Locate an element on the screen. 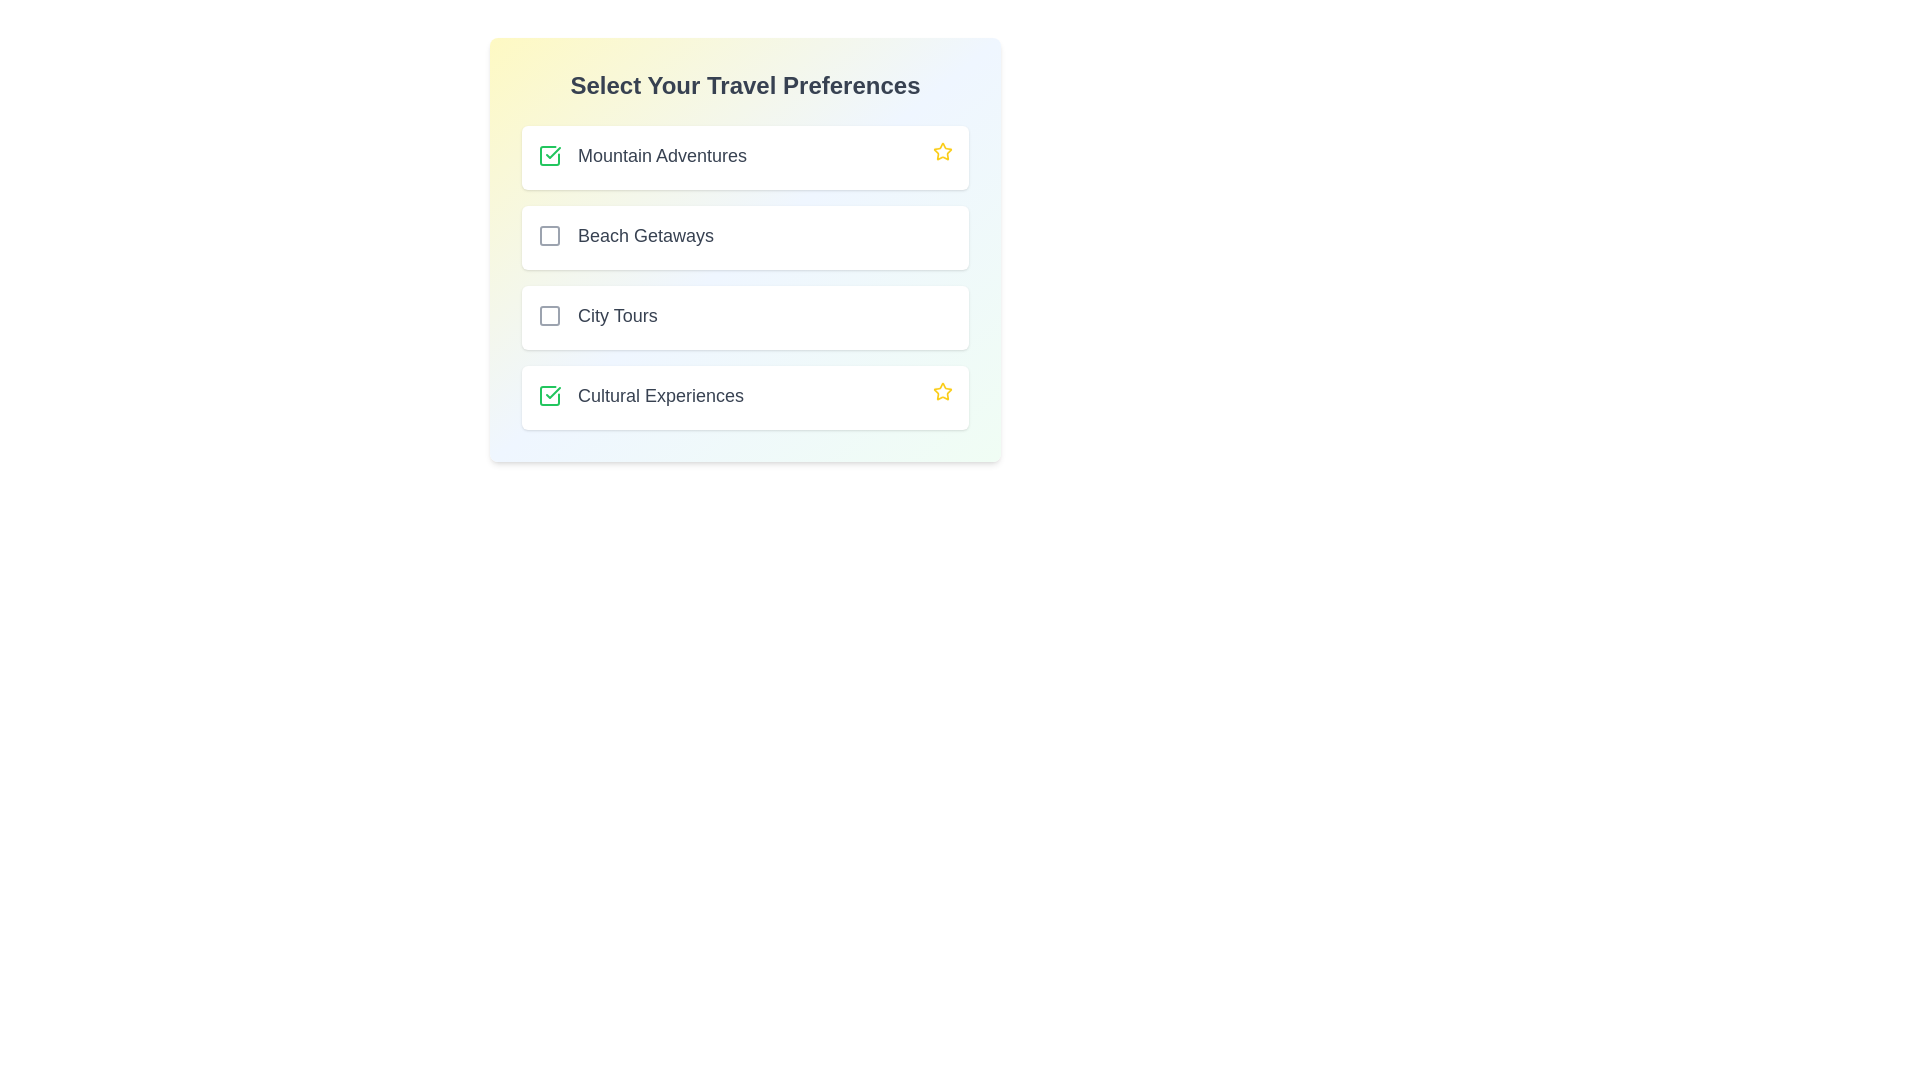 The width and height of the screenshot is (1920, 1080). the preference Beach Getaways is located at coordinates (550, 234).